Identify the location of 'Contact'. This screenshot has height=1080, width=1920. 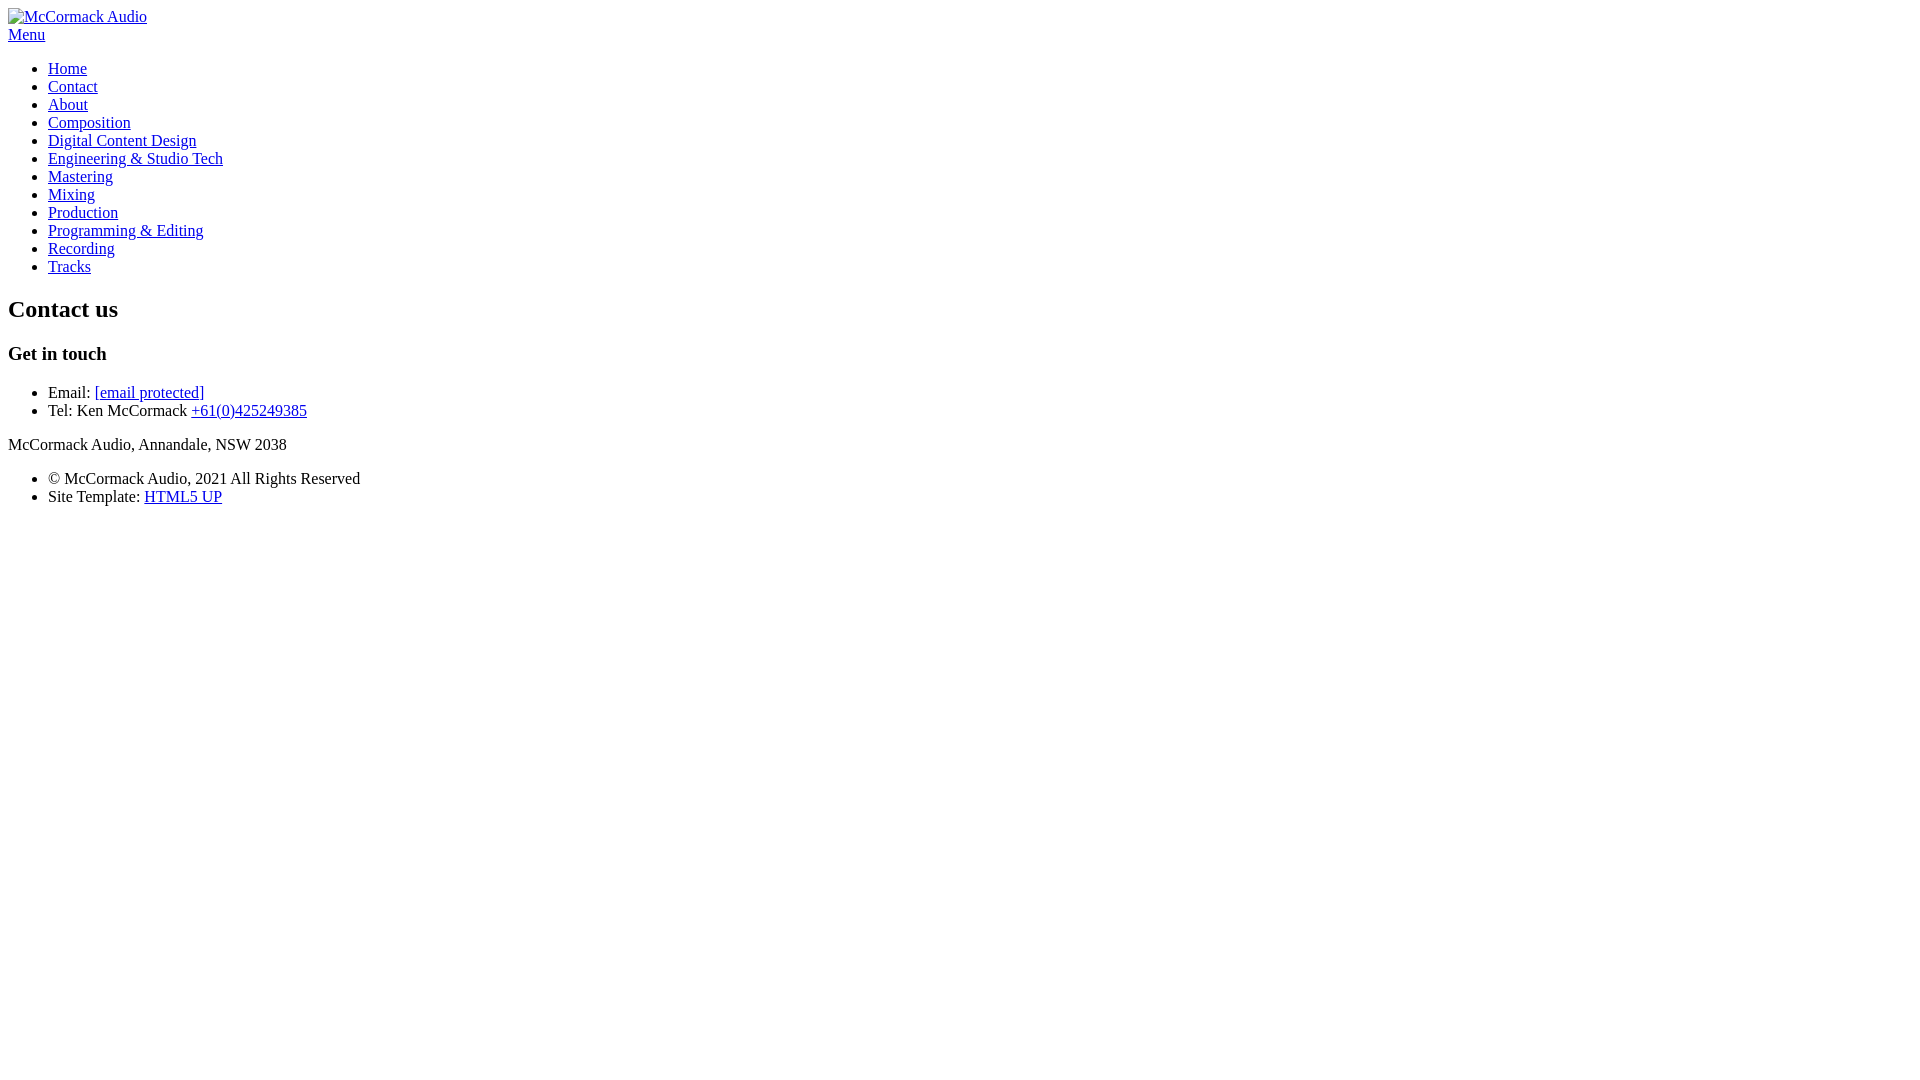
(48, 85).